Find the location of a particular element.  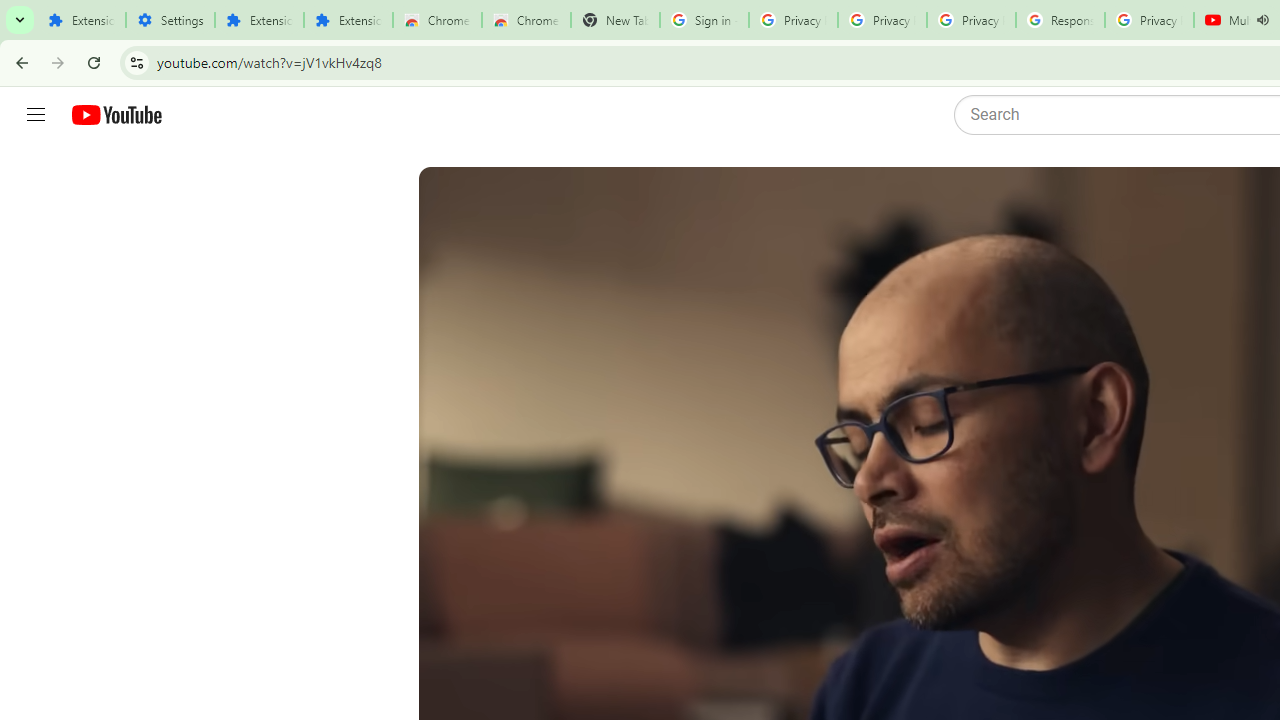

'Extensions' is located at coordinates (258, 20).